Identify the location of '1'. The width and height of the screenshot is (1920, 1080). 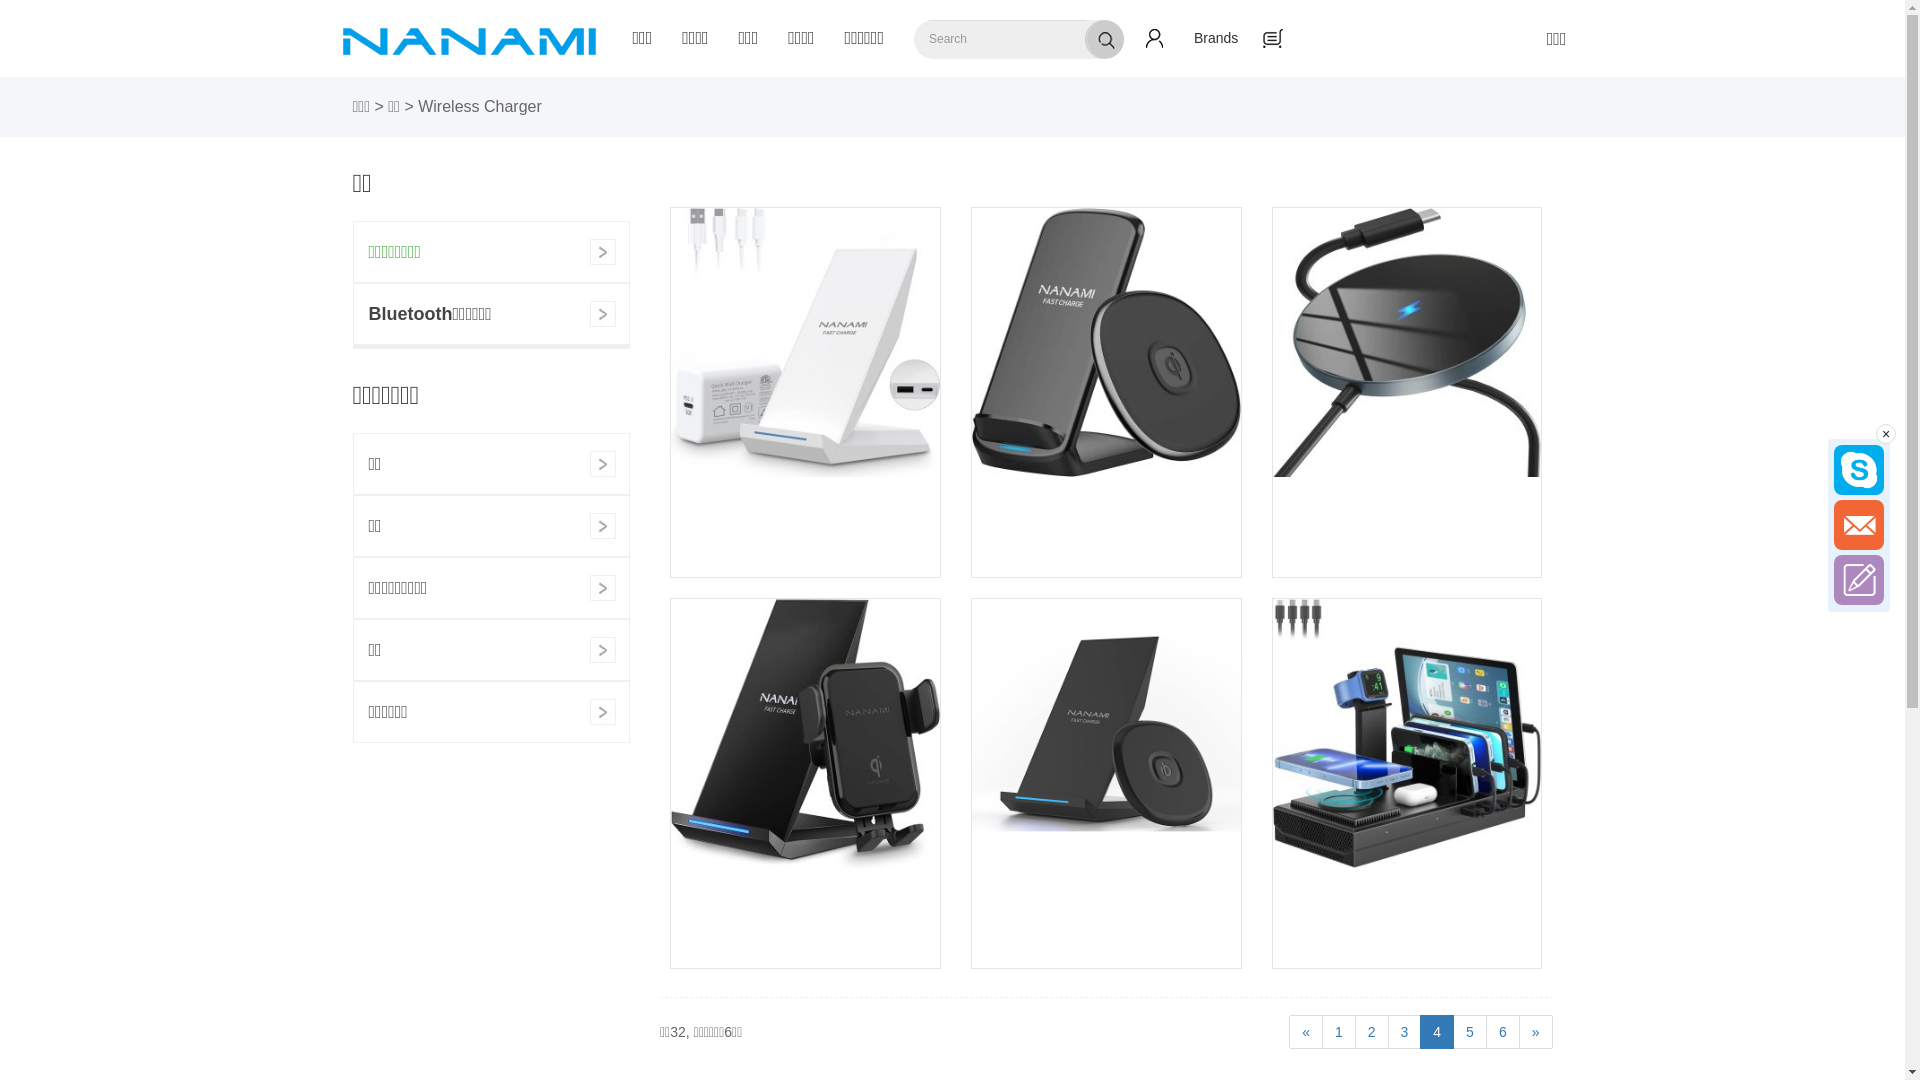
(1339, 1032).